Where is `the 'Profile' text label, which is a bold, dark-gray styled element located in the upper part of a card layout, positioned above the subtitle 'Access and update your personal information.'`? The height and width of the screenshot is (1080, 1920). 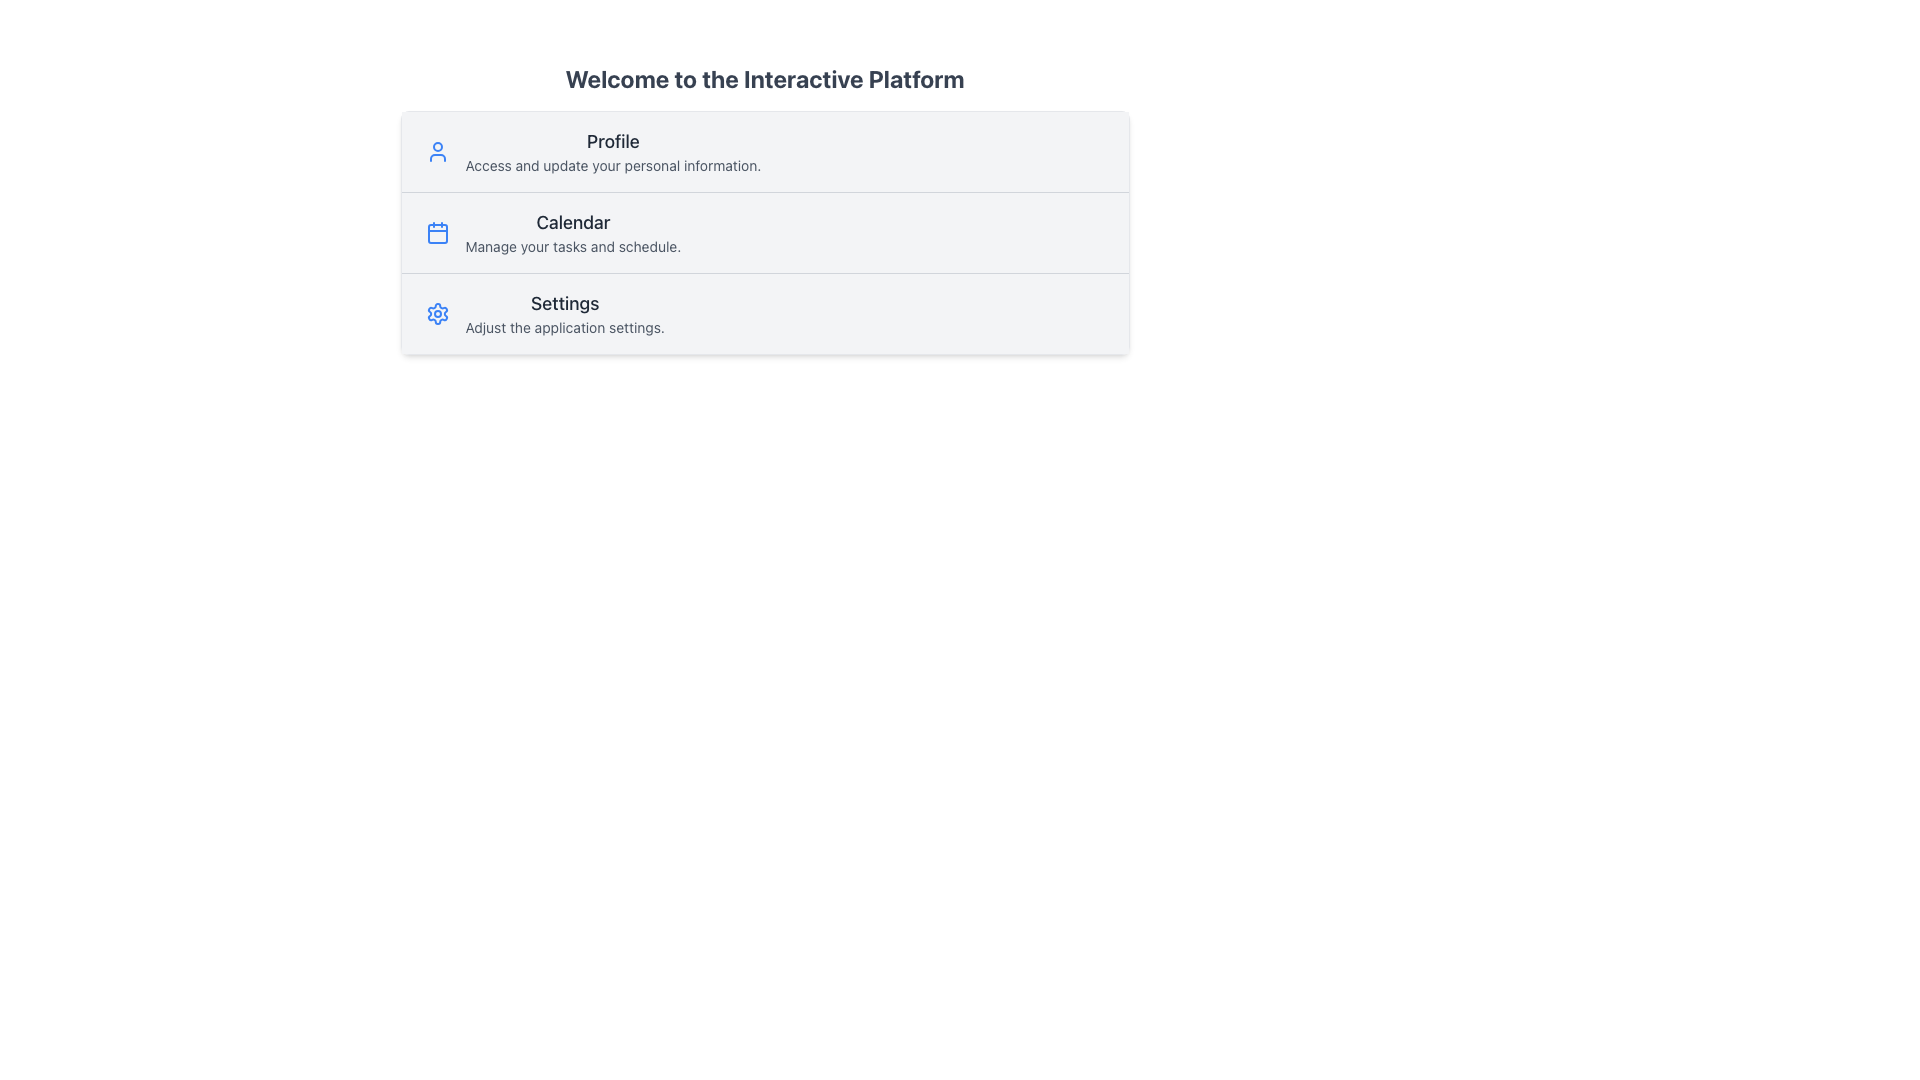
the 'Profile' text label, which is a bold, dark-gray styled element located in the upper part of a card layout, positioned above the subtitle 'Access and update your personal information.' is located at coordinates (612, 141).